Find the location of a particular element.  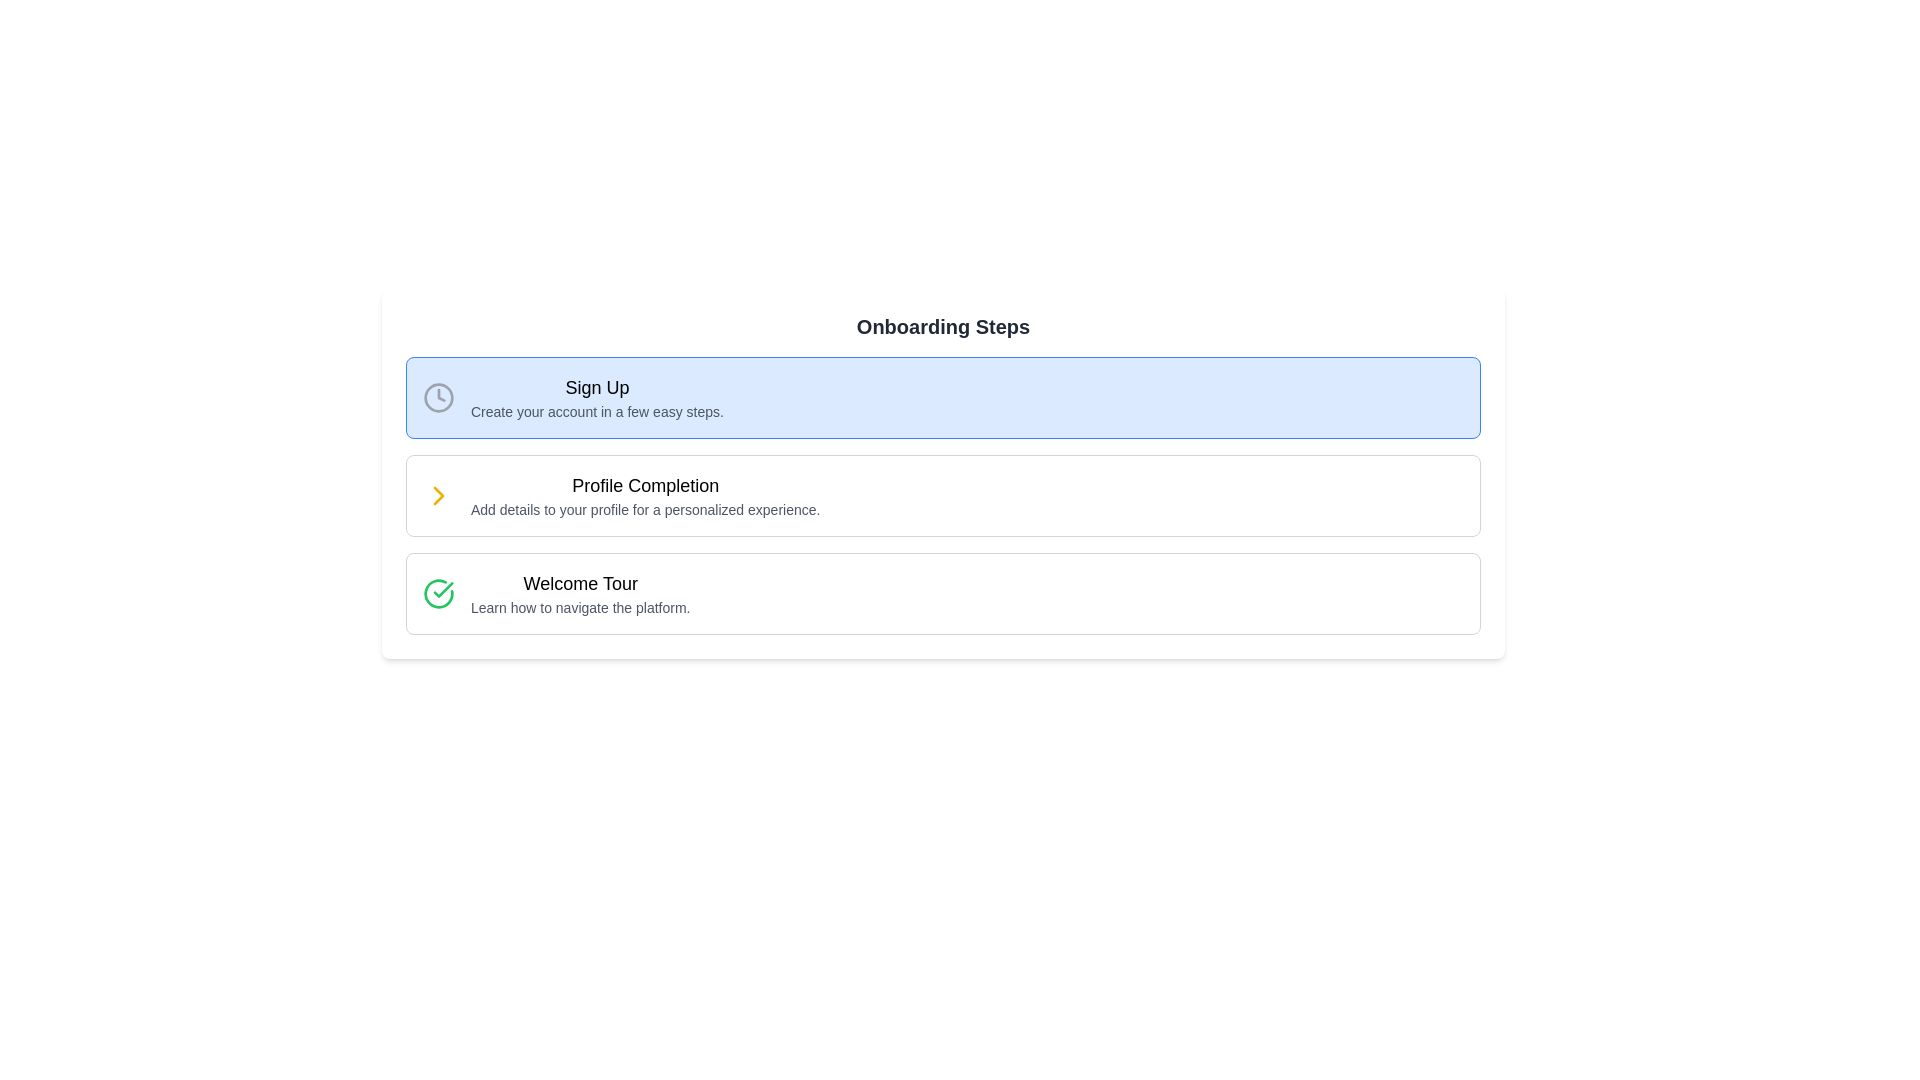

the small right-angled triangular indicator pointing downwards, which is part of the clock icon in the first onboarding step labeled 'Sign Up' is located at coordinates (440, 395).